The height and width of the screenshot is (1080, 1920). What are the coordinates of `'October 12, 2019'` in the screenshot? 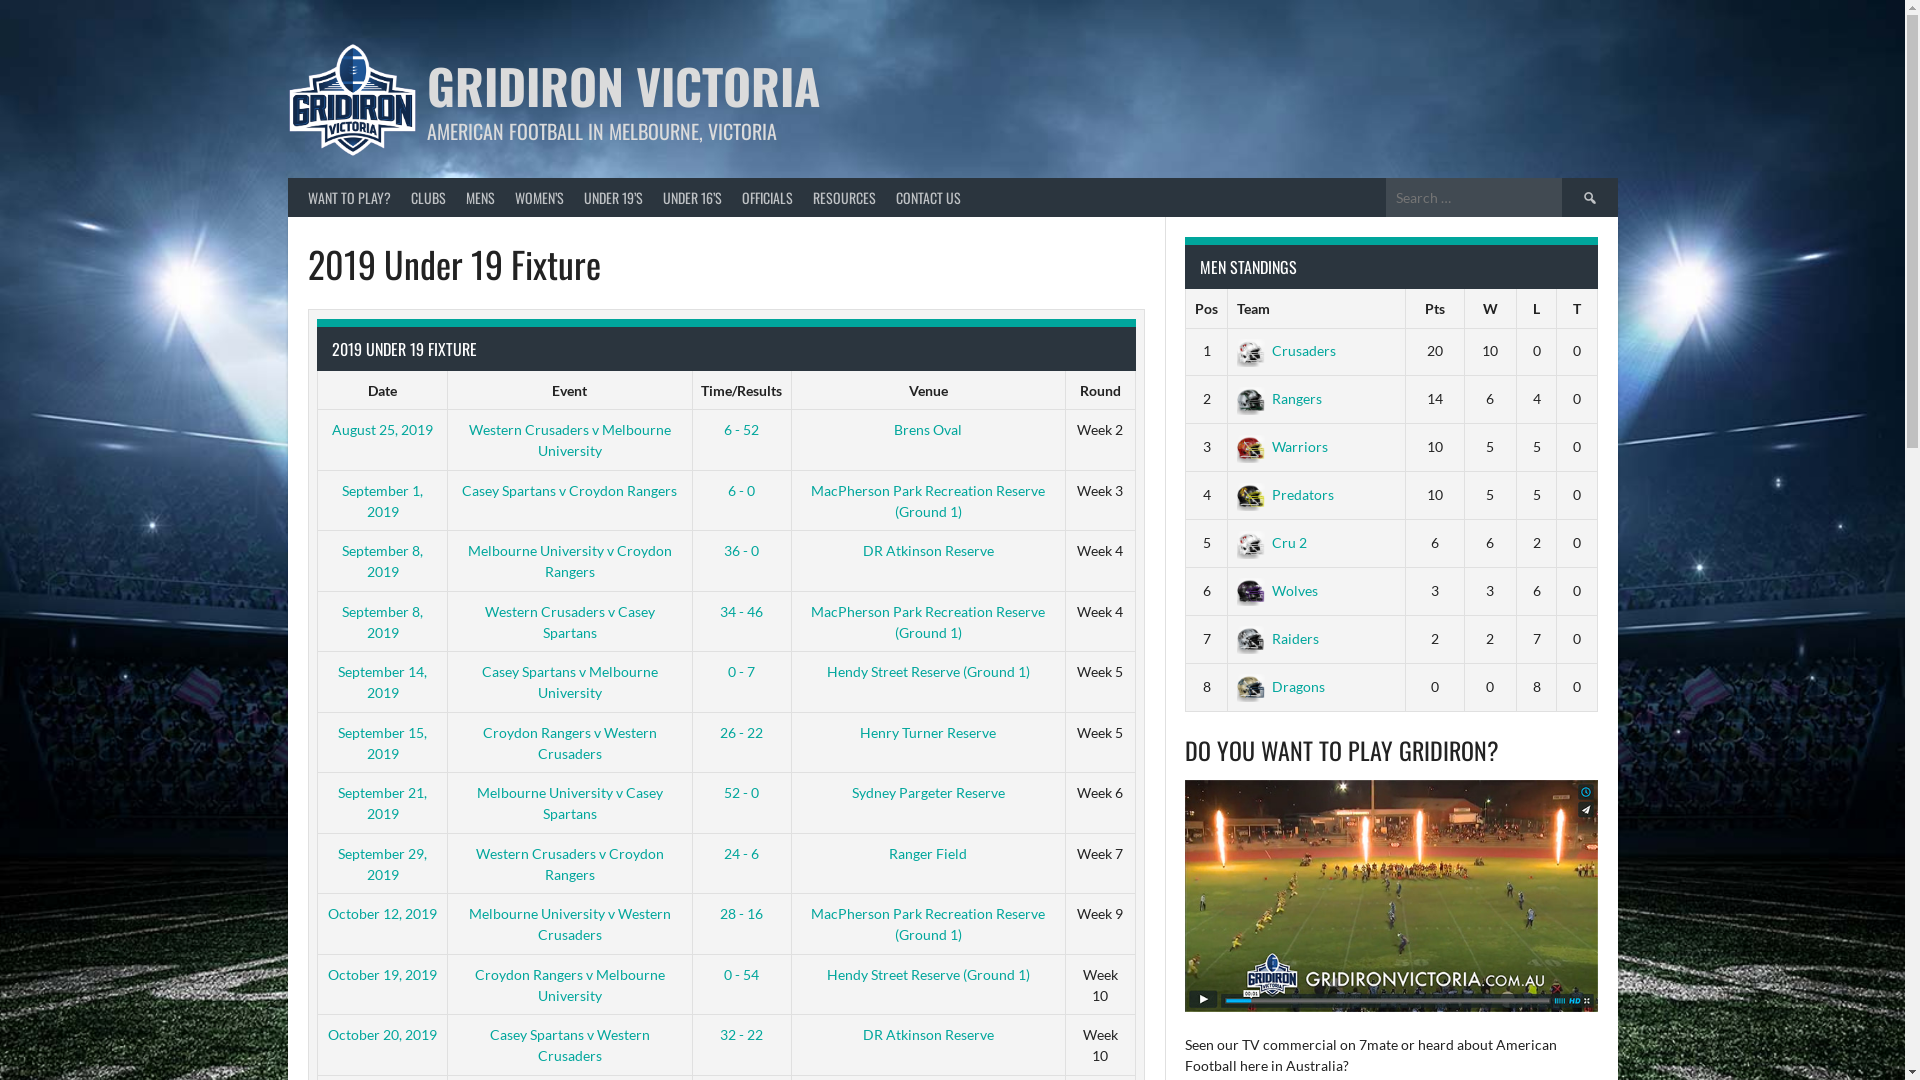 It's located at (382, 913).